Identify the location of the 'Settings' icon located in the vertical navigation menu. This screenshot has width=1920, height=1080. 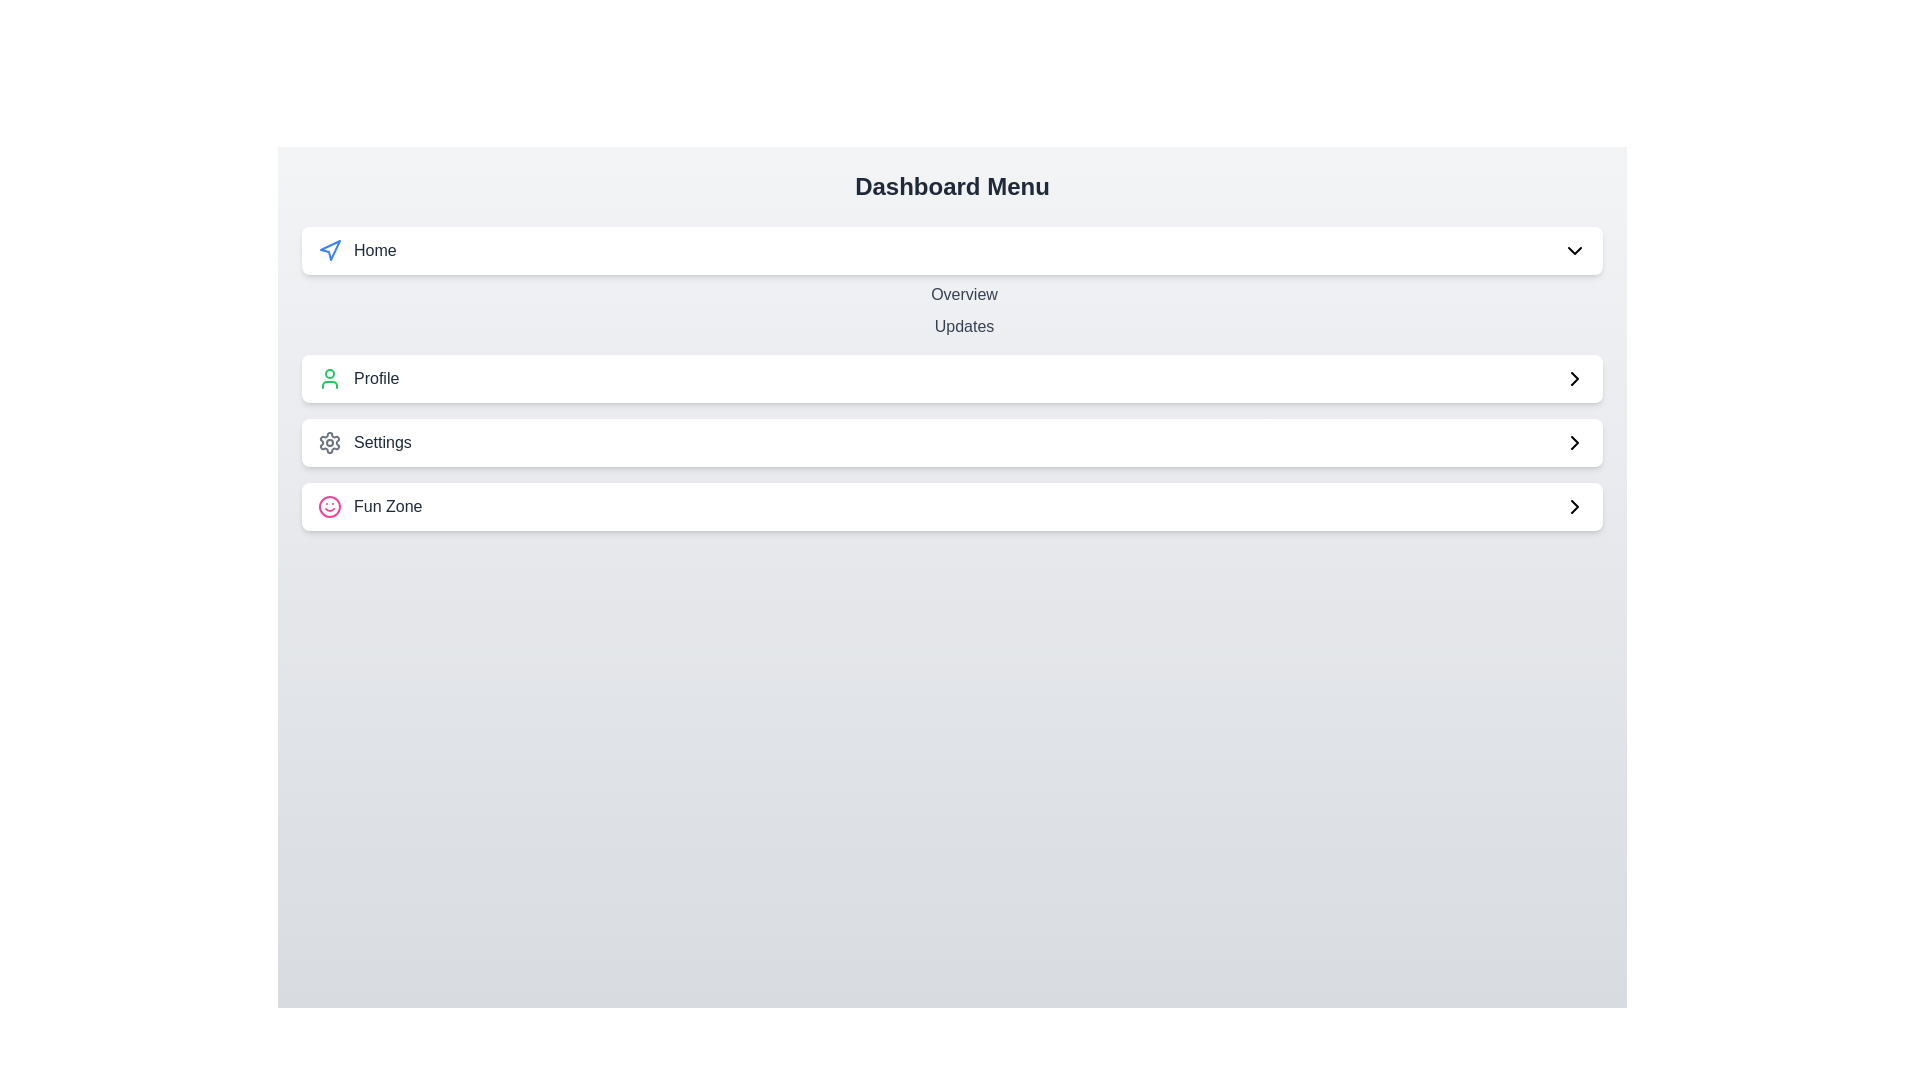
(330, 442).